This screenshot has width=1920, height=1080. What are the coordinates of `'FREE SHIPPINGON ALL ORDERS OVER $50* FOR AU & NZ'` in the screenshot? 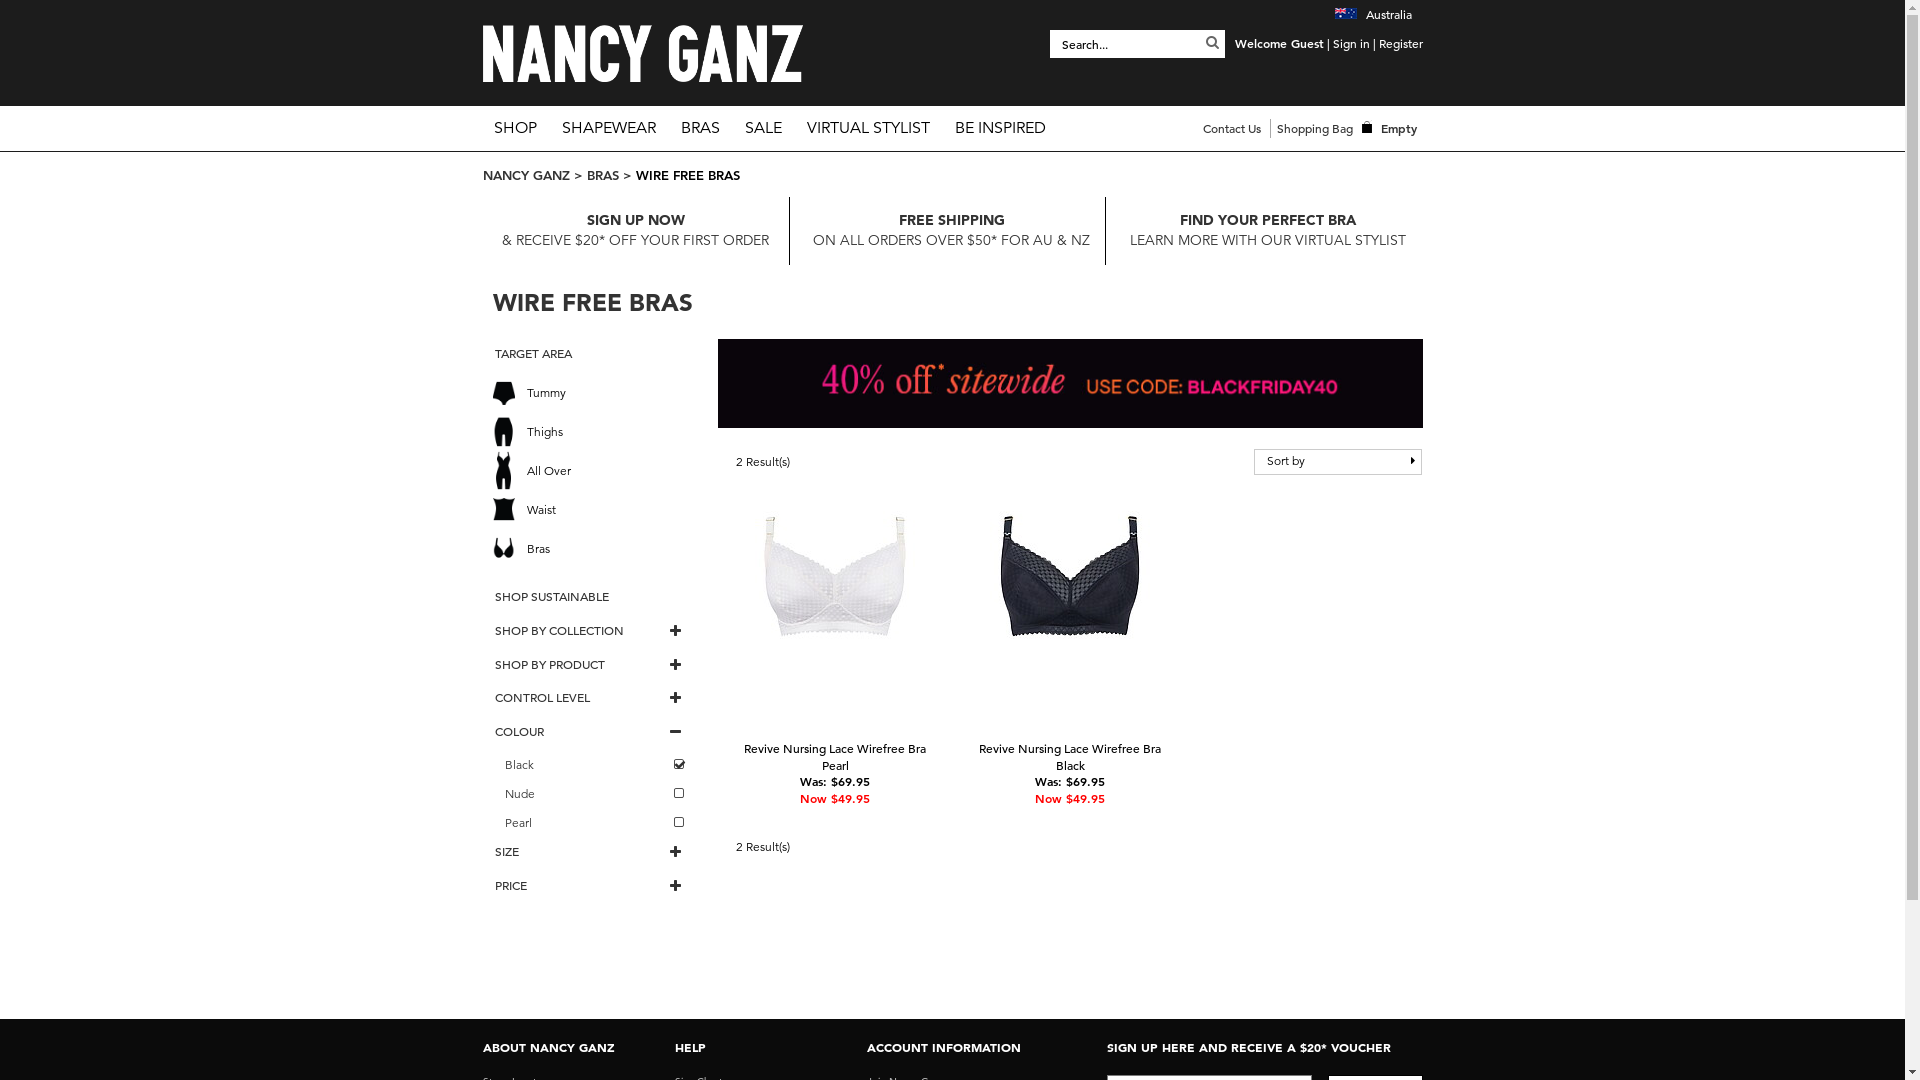 It's located at (950, 229).